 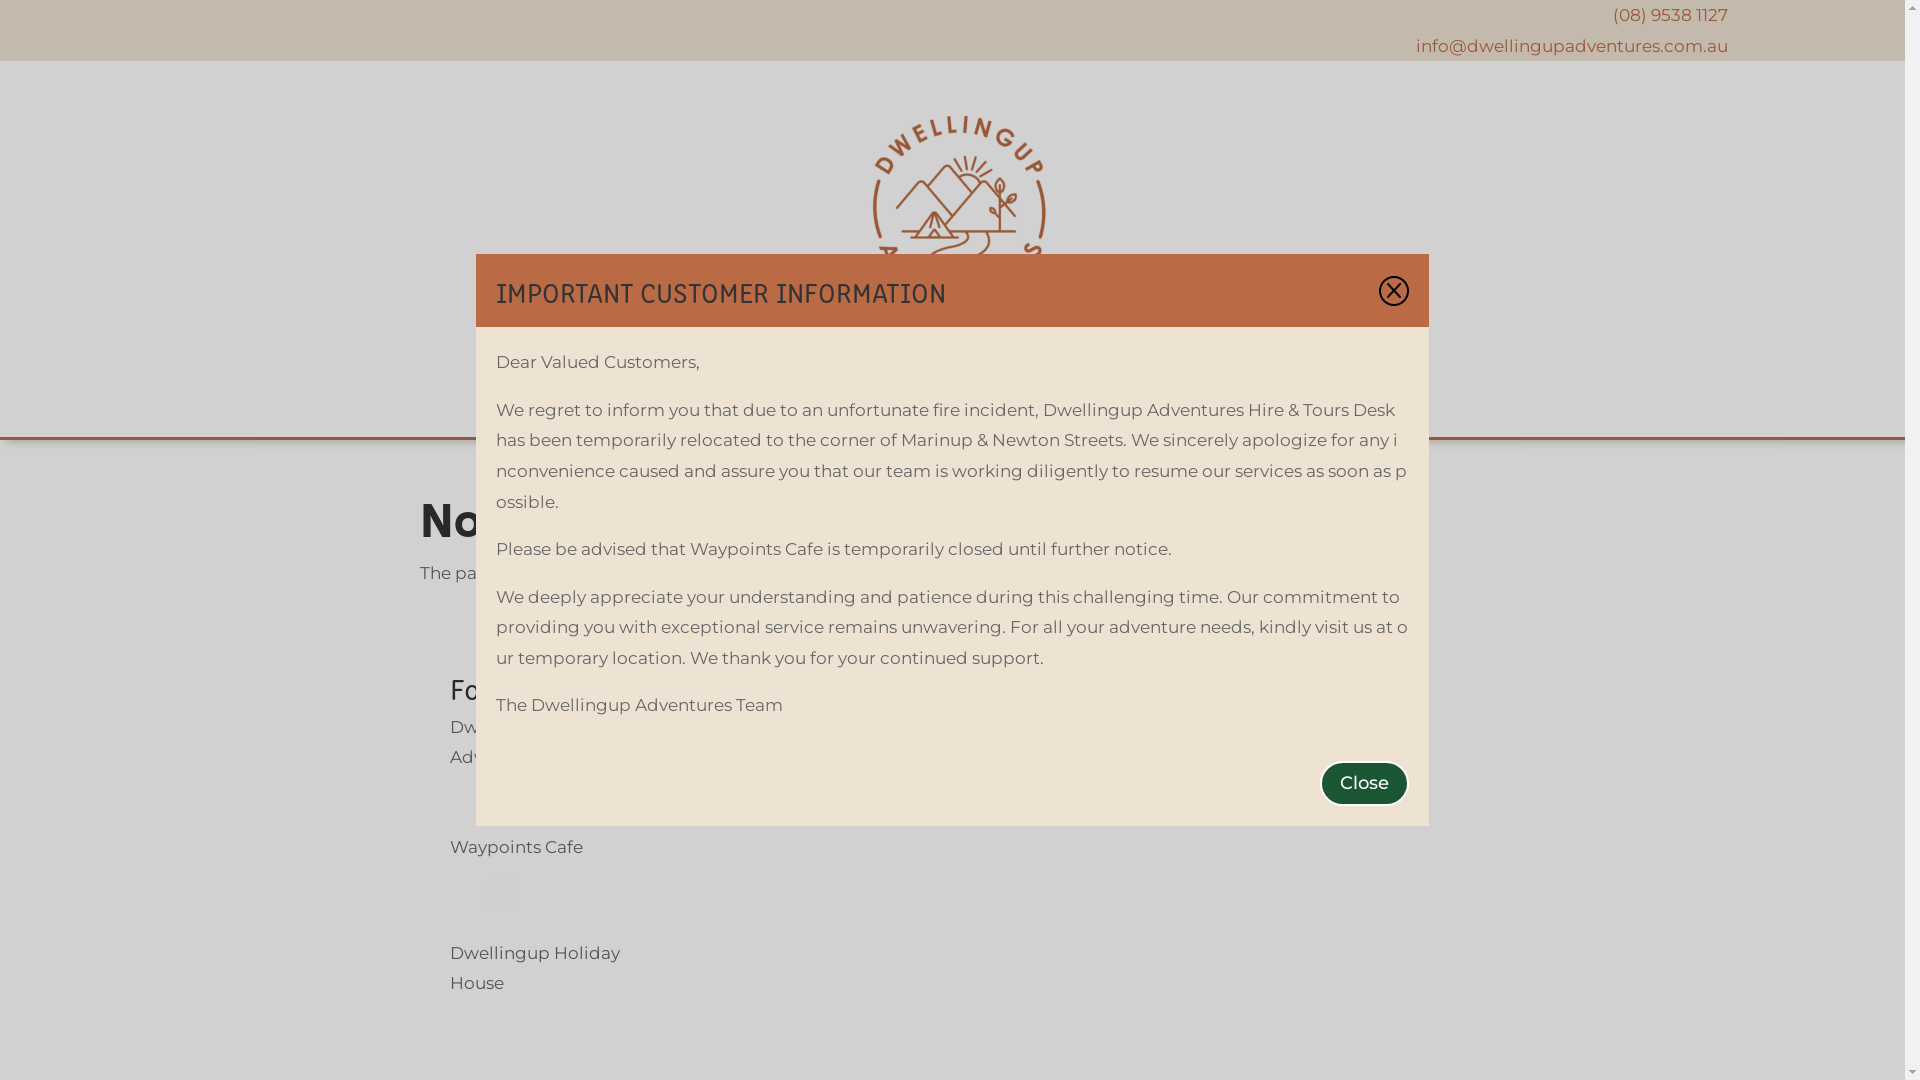 What do you see at coordinates (502, 905) in the screenshot?
I see `'Follow Waypoints Cafe on Instagram'` at bounding box center [502, 905].